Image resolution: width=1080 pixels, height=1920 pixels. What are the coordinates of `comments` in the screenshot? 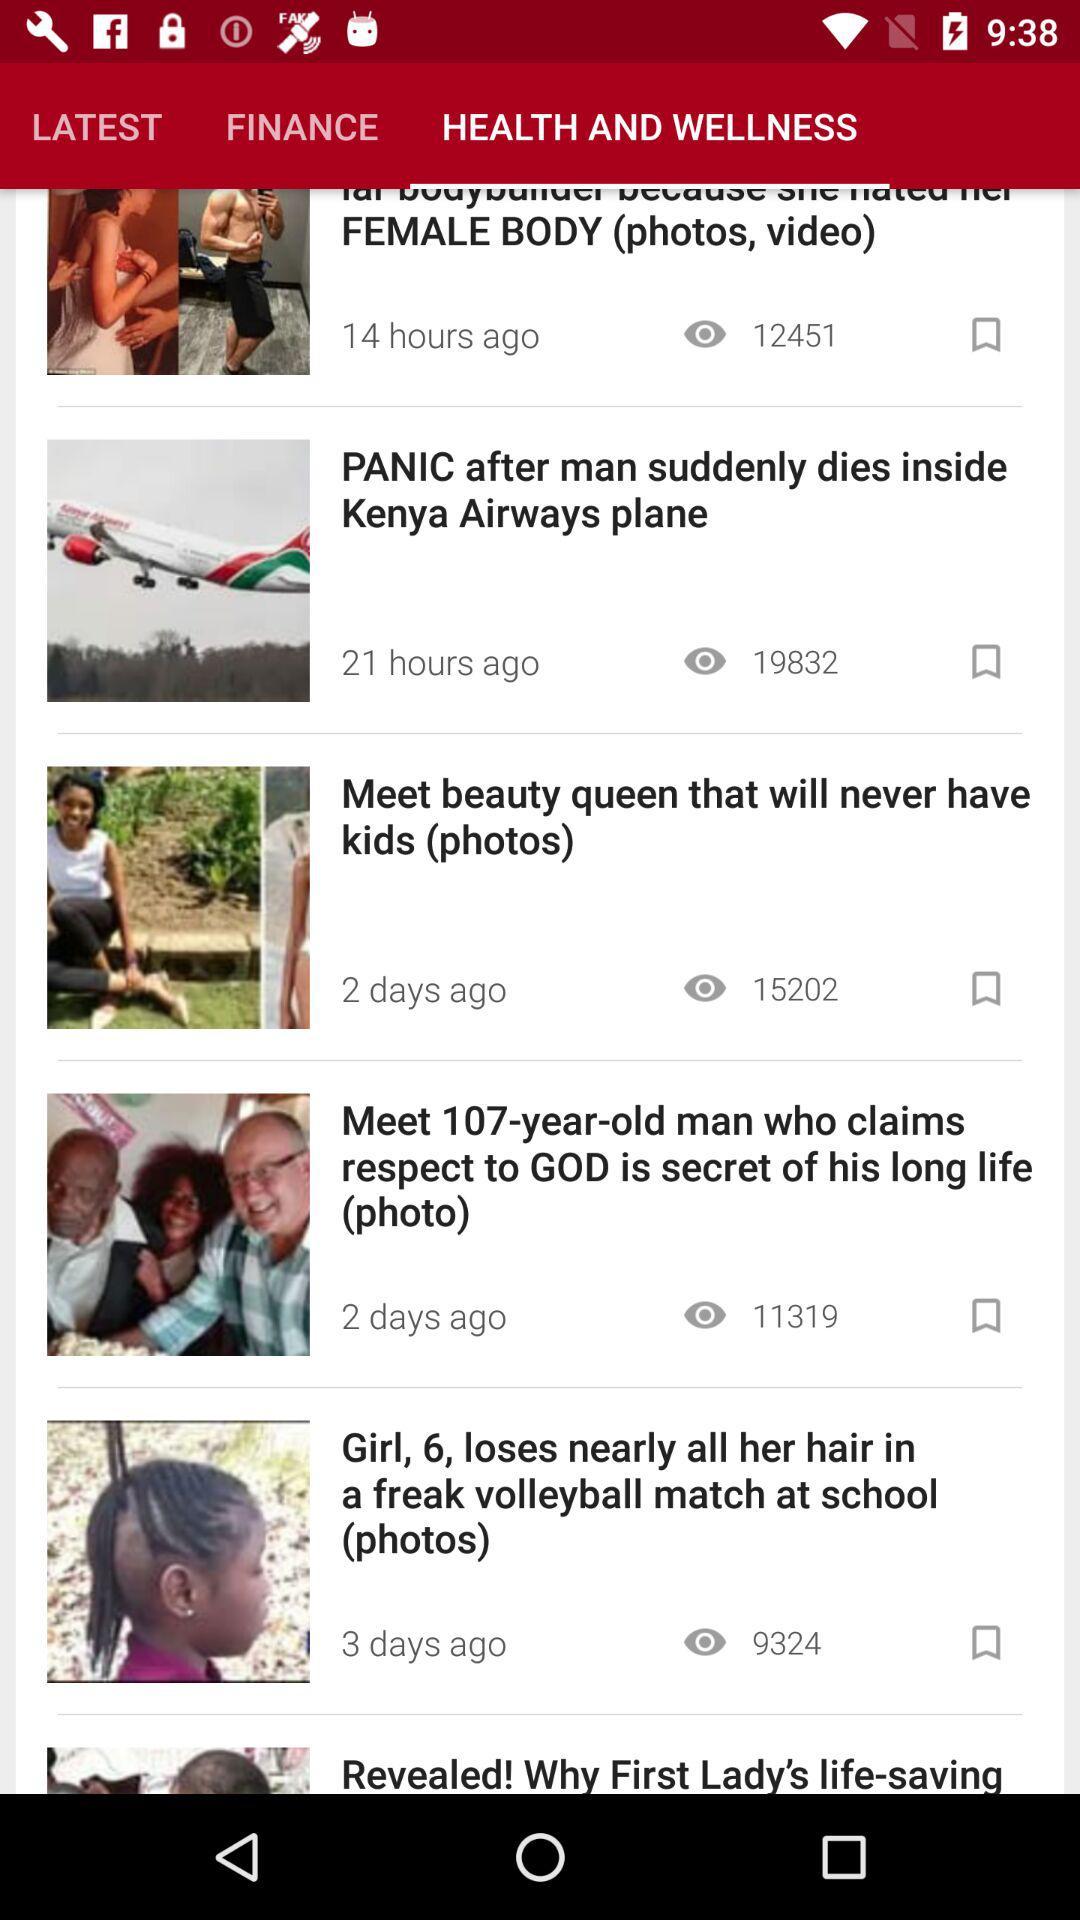 It's located at (985, 1642).